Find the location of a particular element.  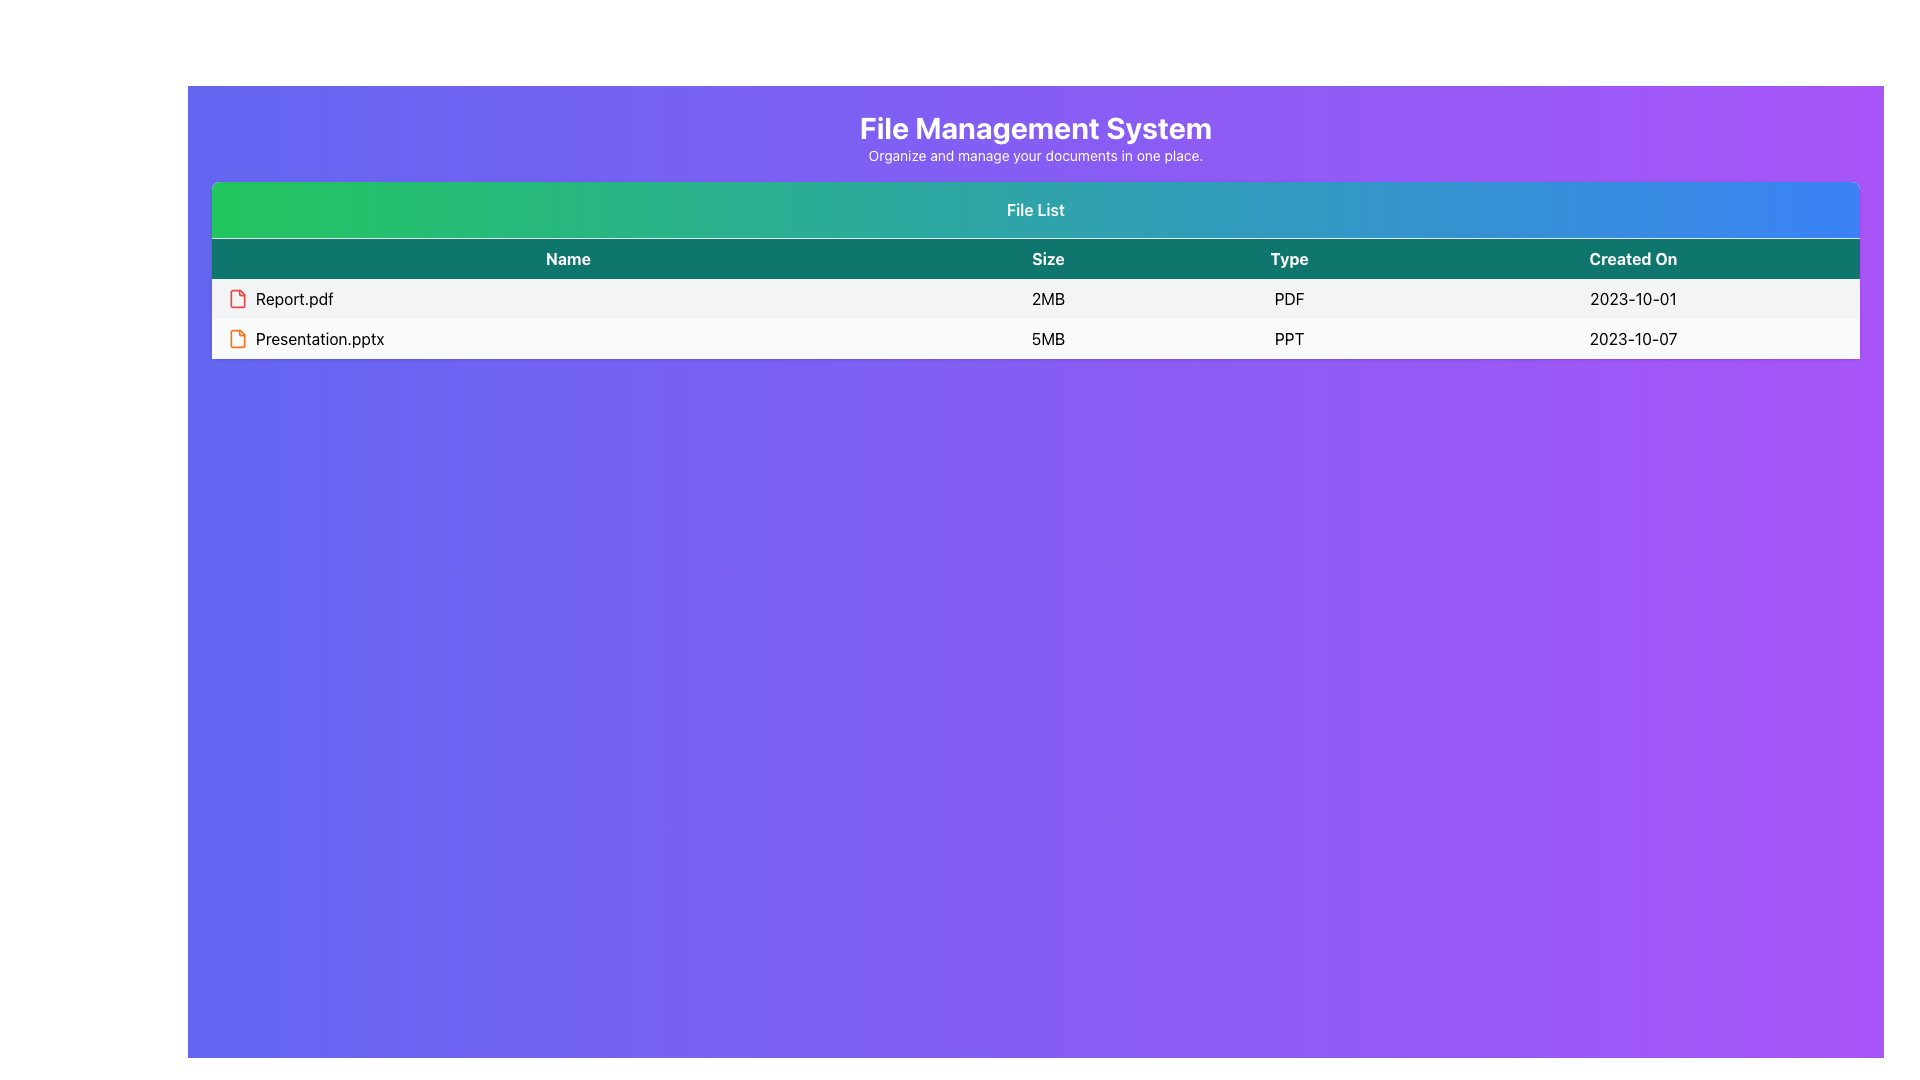

the Text label displaying the creation date of the file 'Presentation.pptx' in the last cell of the second row under the 'Created On' column is located at coordinates (1633, 338).